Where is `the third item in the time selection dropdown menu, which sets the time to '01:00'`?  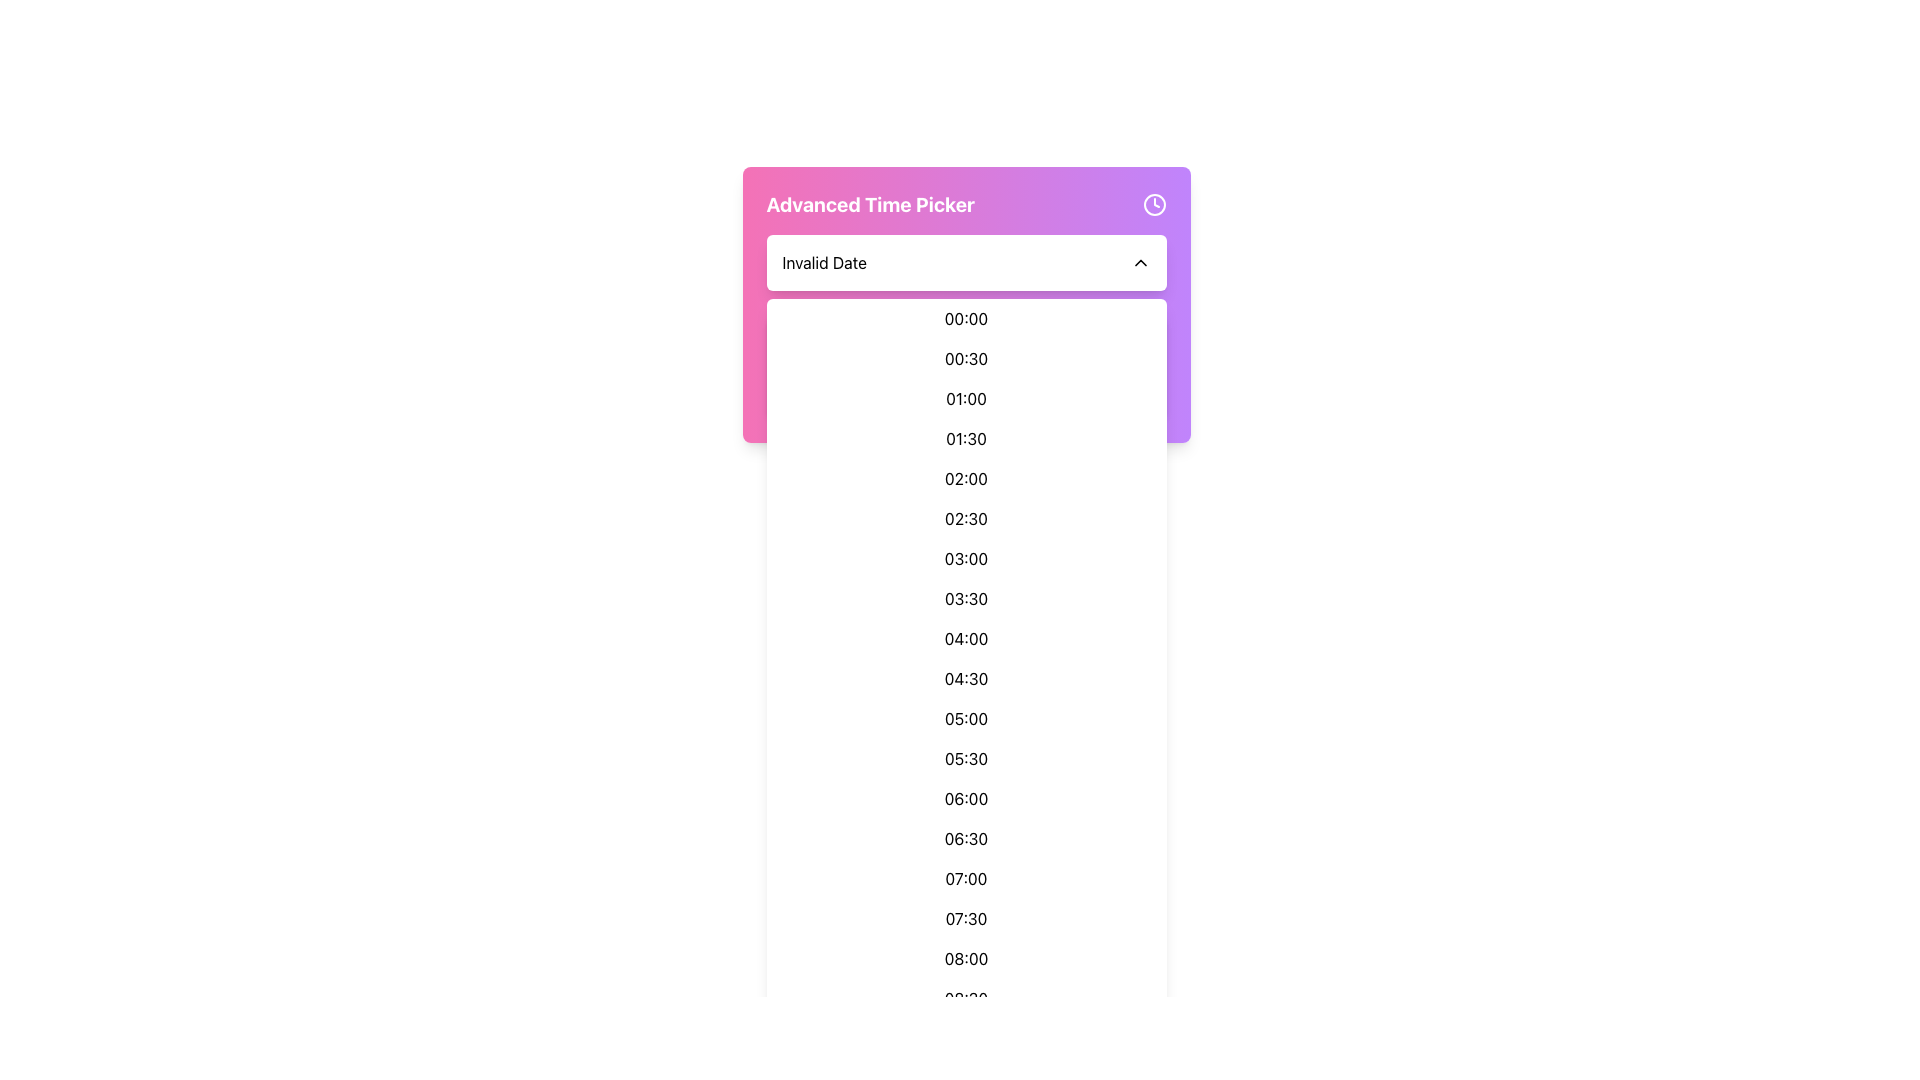
the third item in the time selection dropdown menu, which sets the time to '01:00' is located at coordinates (966, 398).